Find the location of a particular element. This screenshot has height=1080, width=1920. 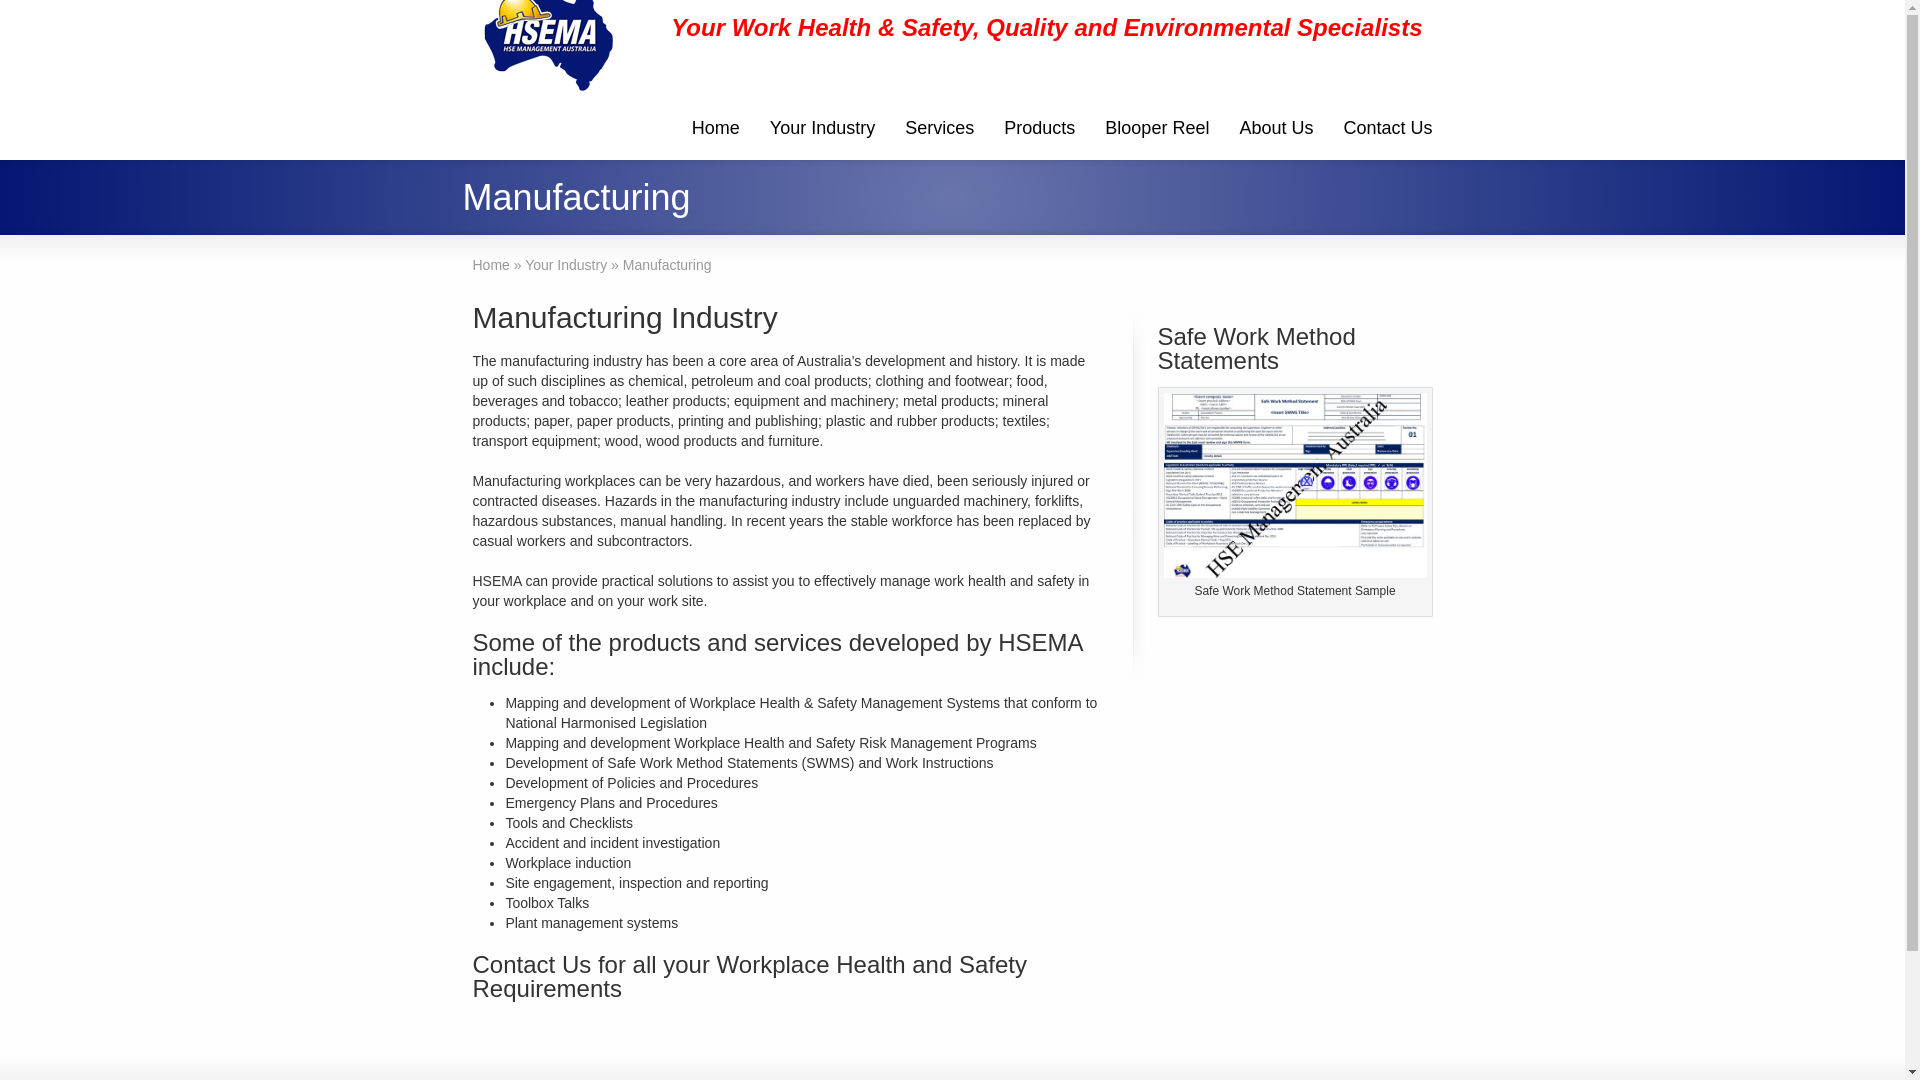

'Blooper Reel' is located at coordinates (1156, 130).